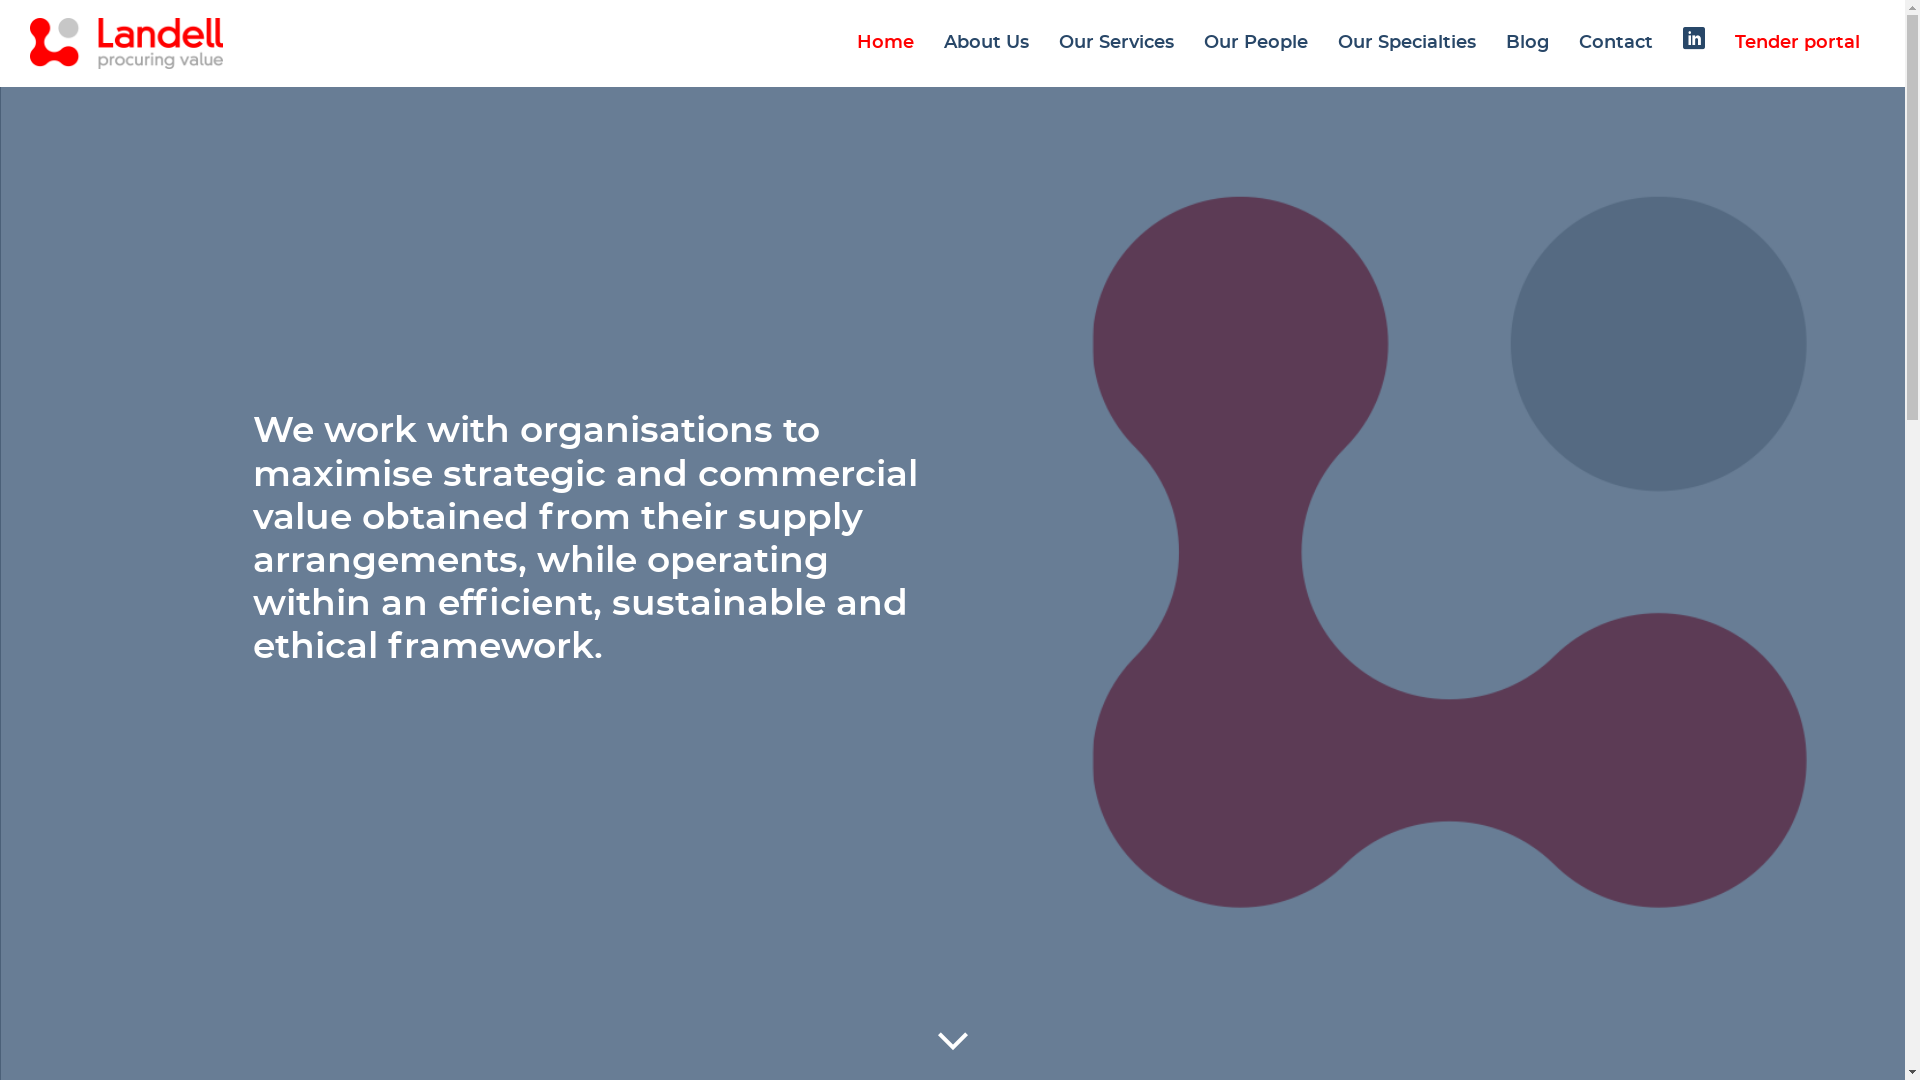 The image size is (1920, 1080). I want to click on 'Our Services', so click(1115, 43).